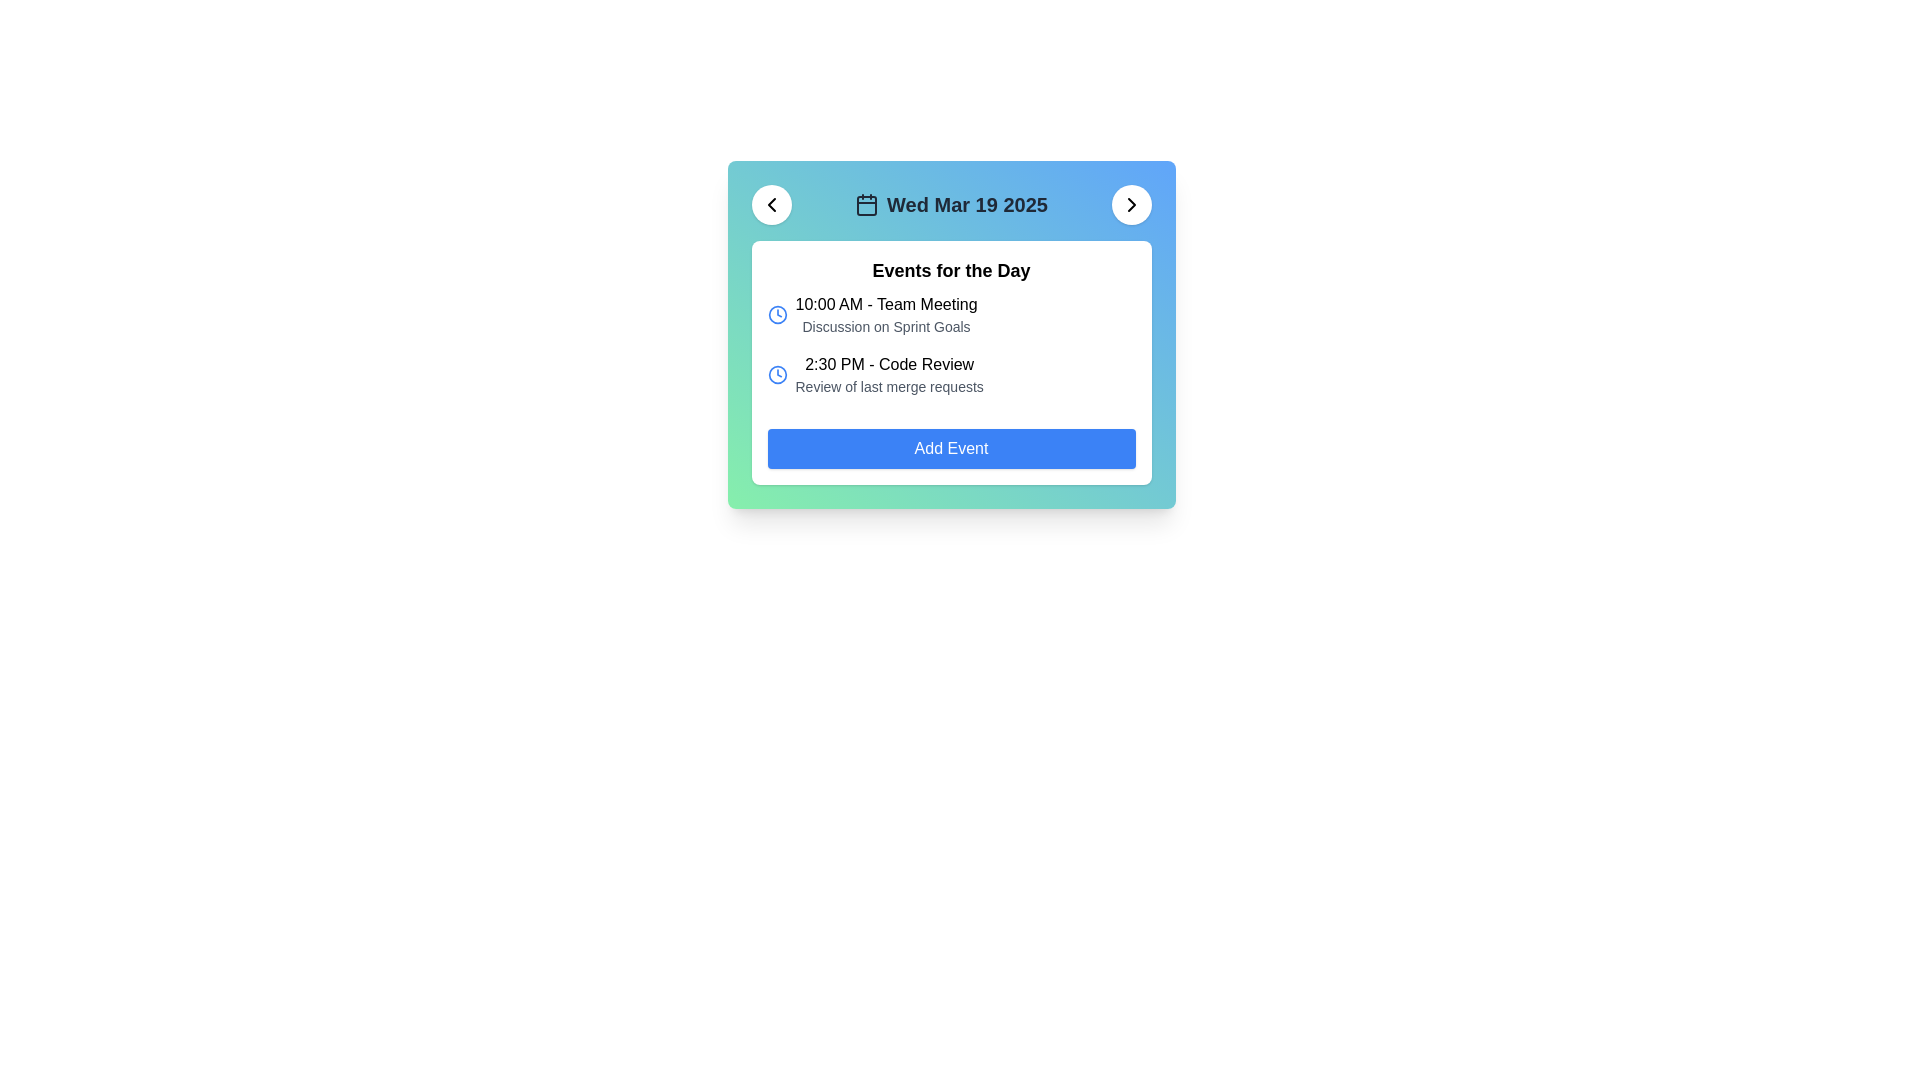  Describe the element at coordinates (1131, 204) in the screenshot. I see `the rightward arrow icon with a chevron design located in the top-right section of the calendar interface` at that location.